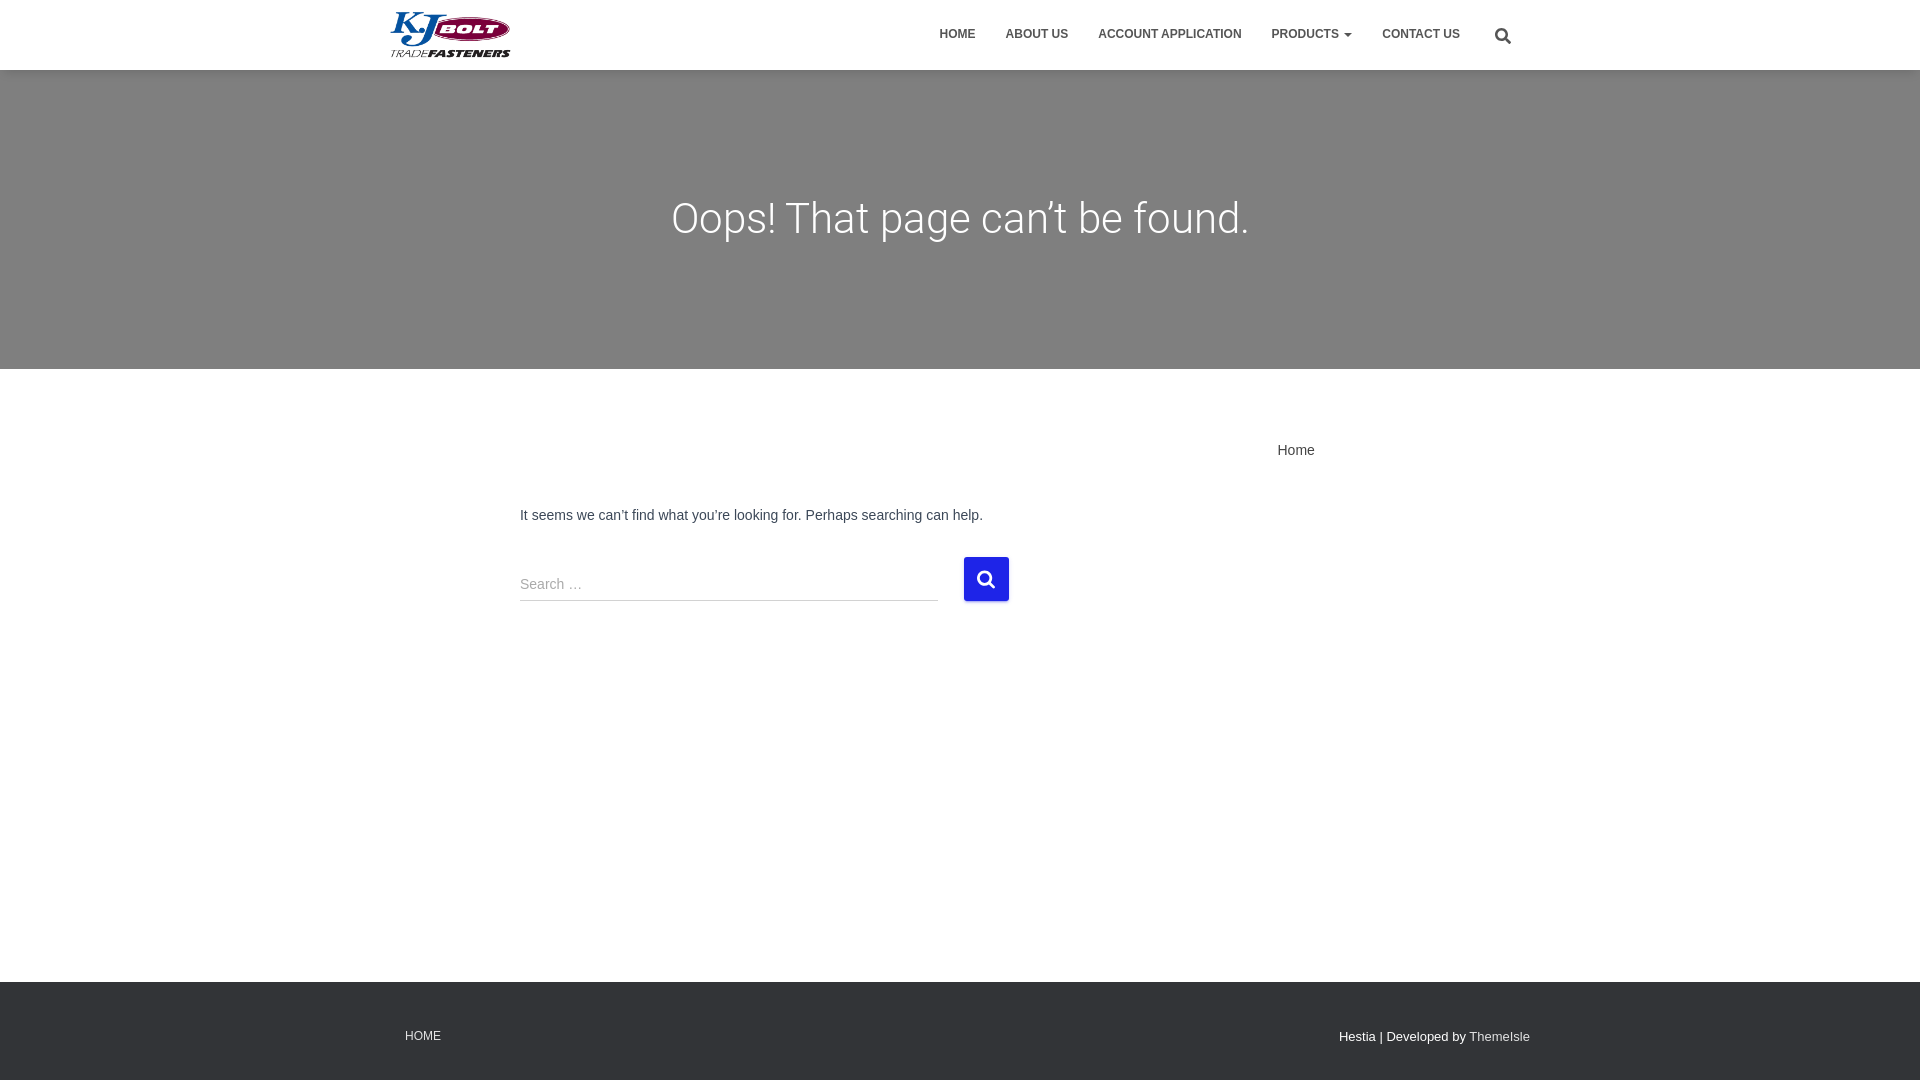 Image resolution: width=1920 pixels, height=1080 pixels. What do you see at coordinates (1312, 34) in the screenshot?
I see `'PRODUCTS'` at bounding box center [1312, 34].